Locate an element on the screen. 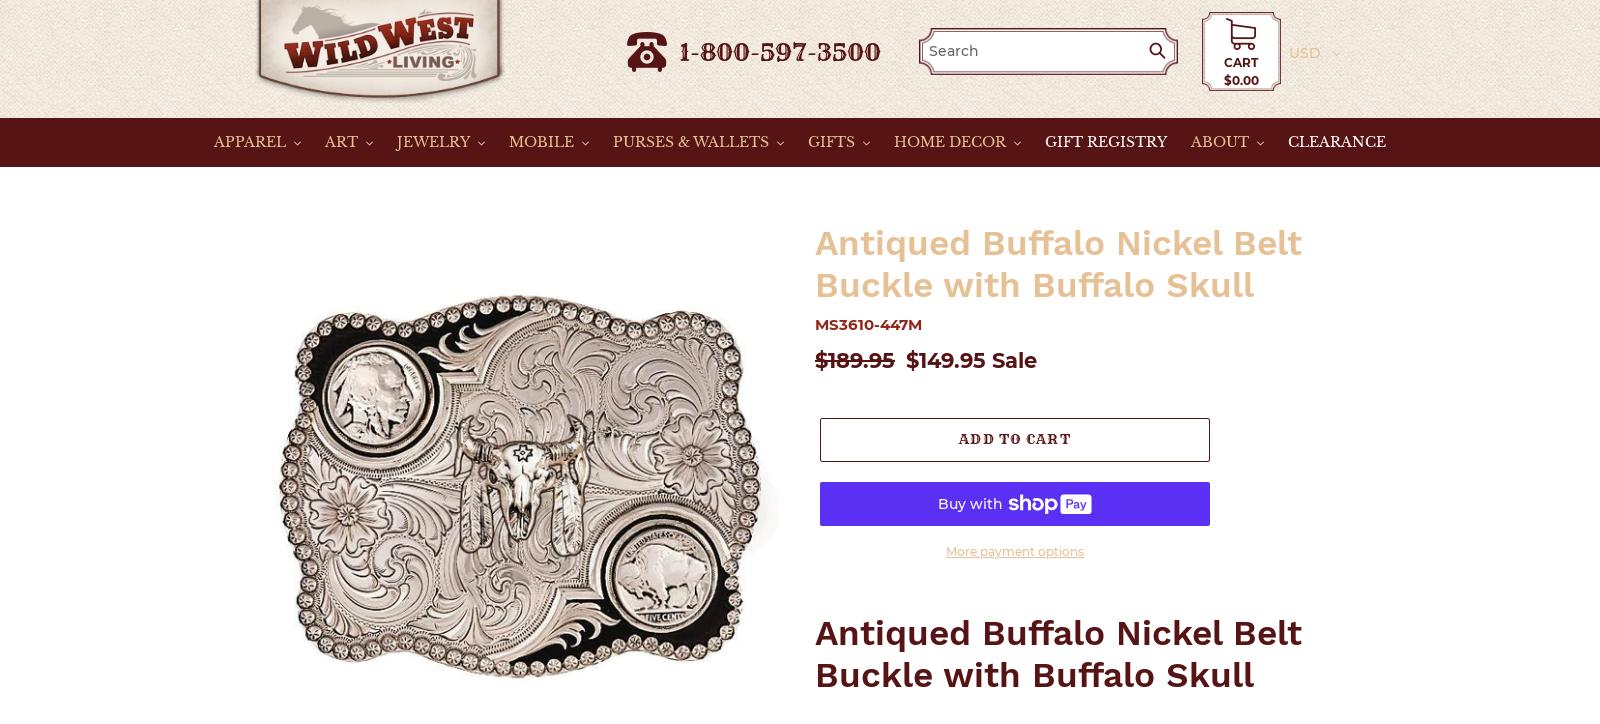  'JEWELRY' is located at coordinates (396, 140).